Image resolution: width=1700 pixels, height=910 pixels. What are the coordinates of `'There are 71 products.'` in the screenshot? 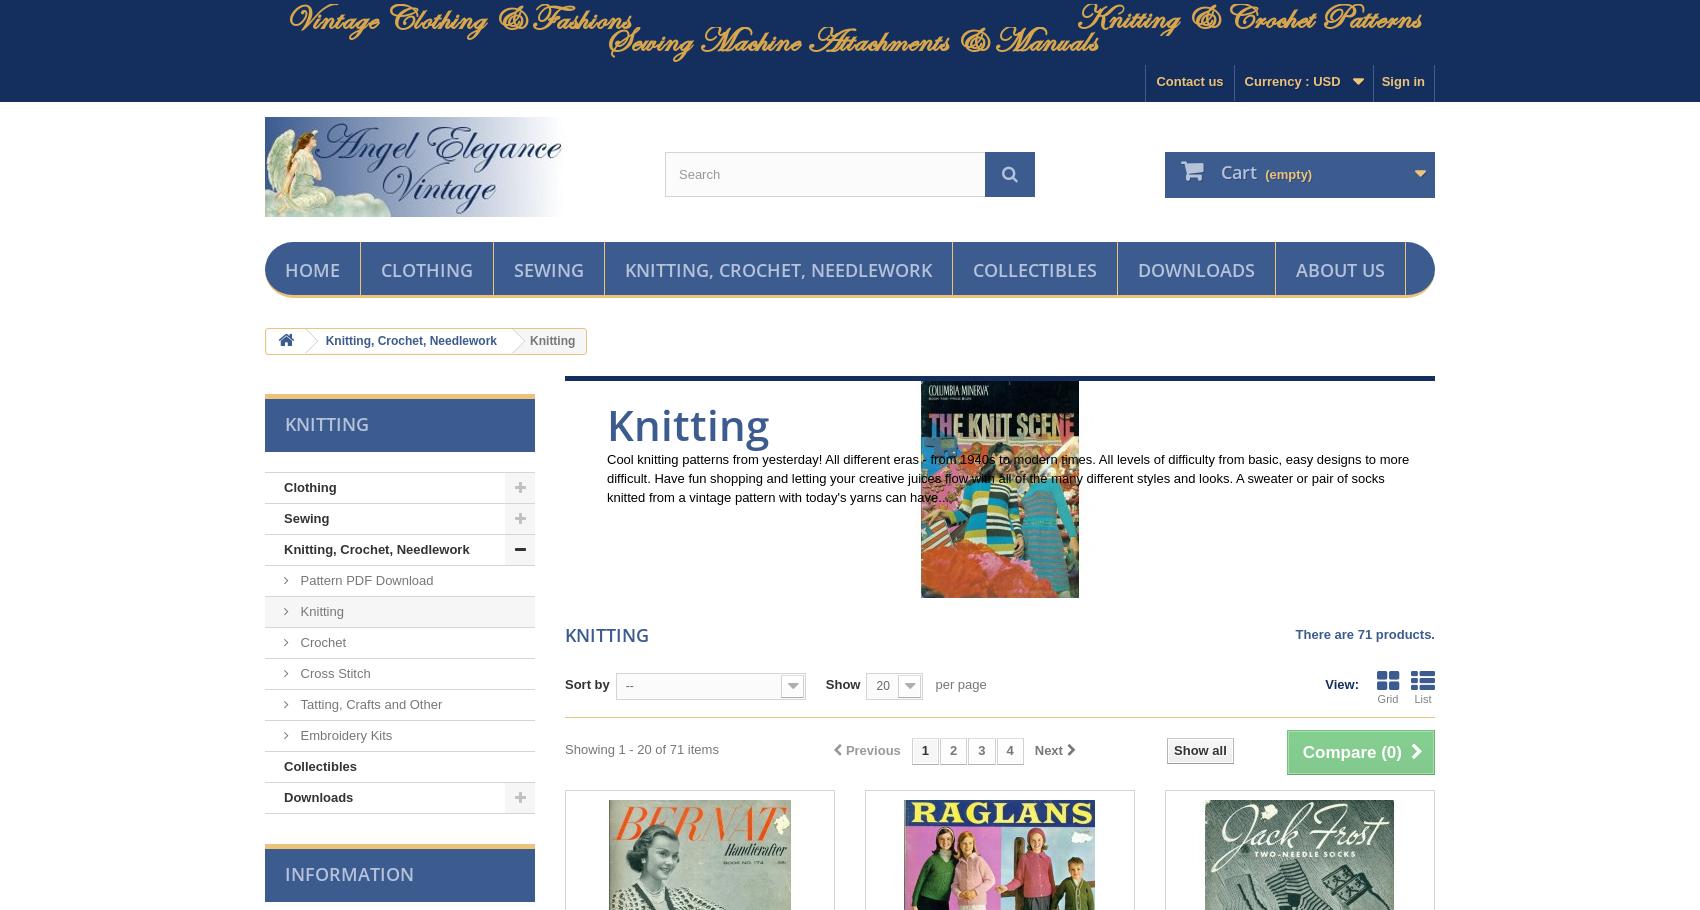 It's located at (1364, 634).